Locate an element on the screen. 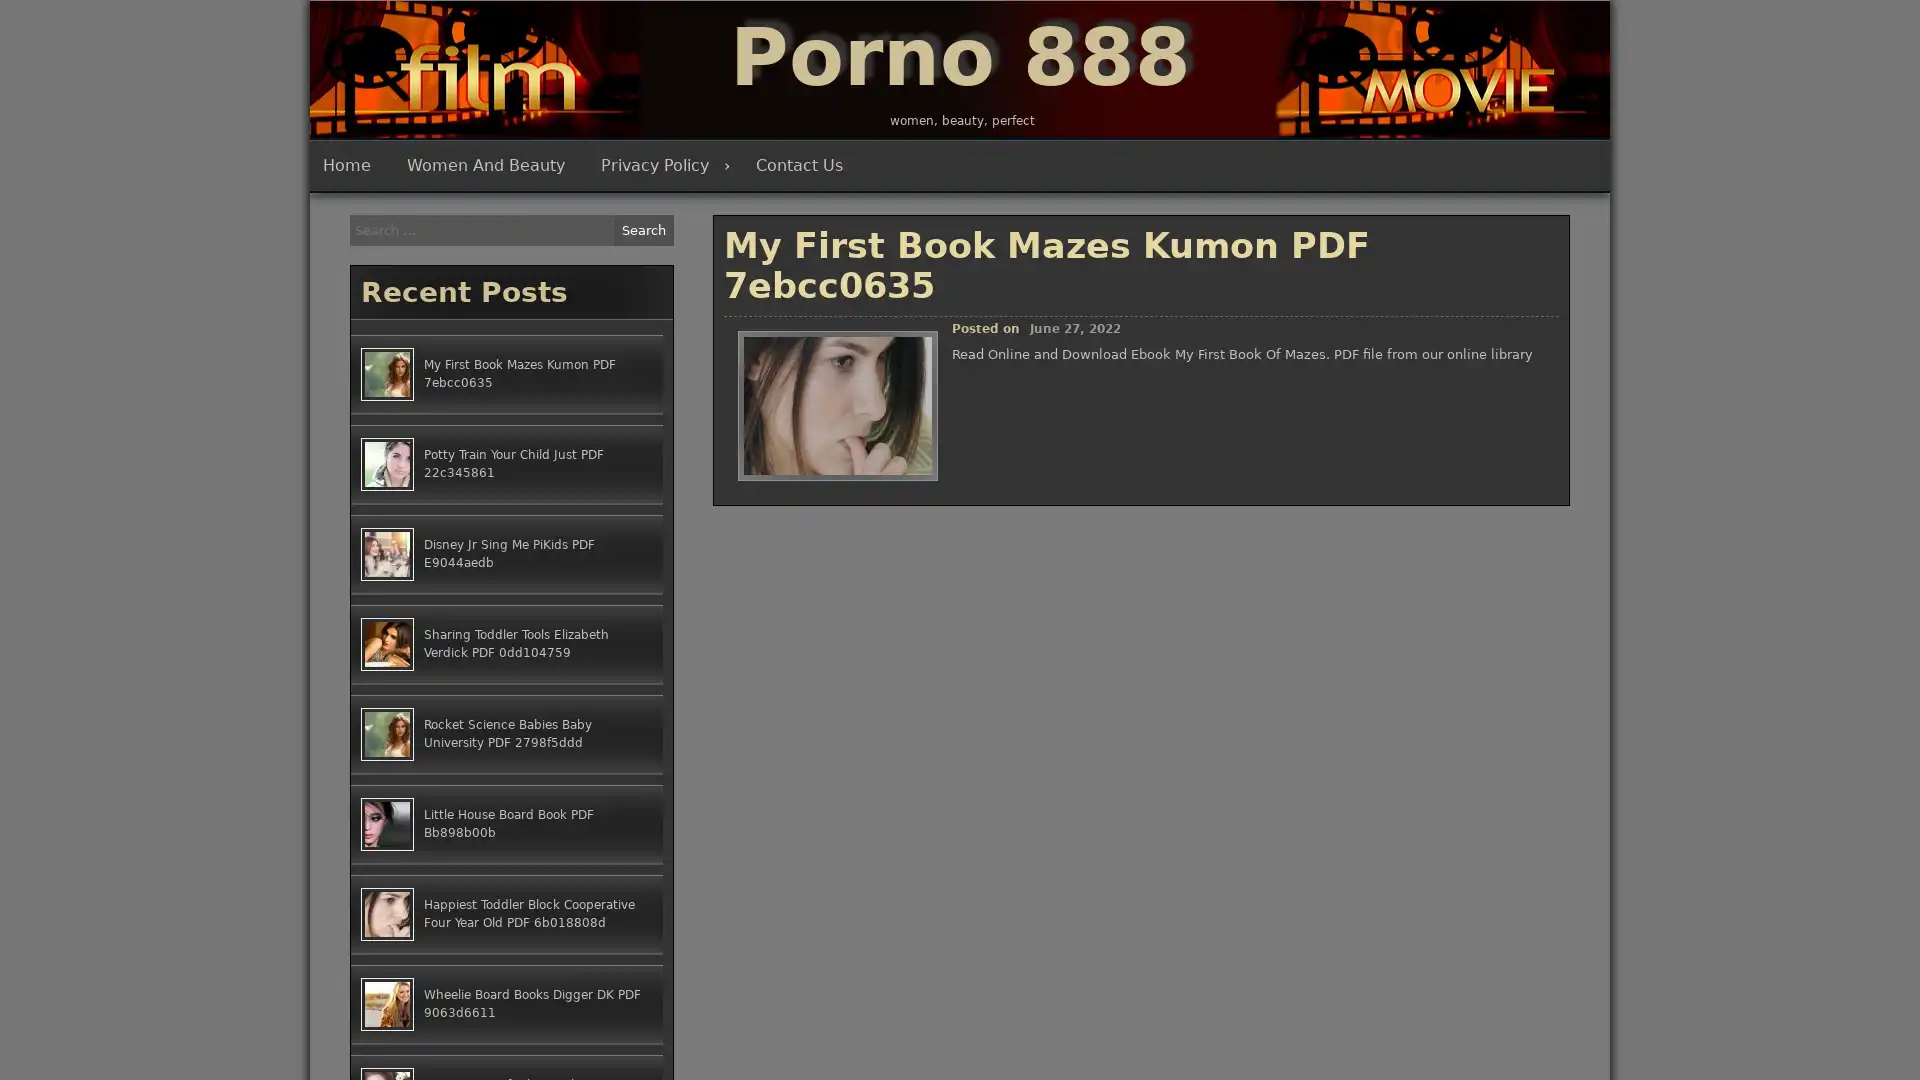 The width and height of the screenshot is (1920, 1080). Search is located at coordinates (643, 229).